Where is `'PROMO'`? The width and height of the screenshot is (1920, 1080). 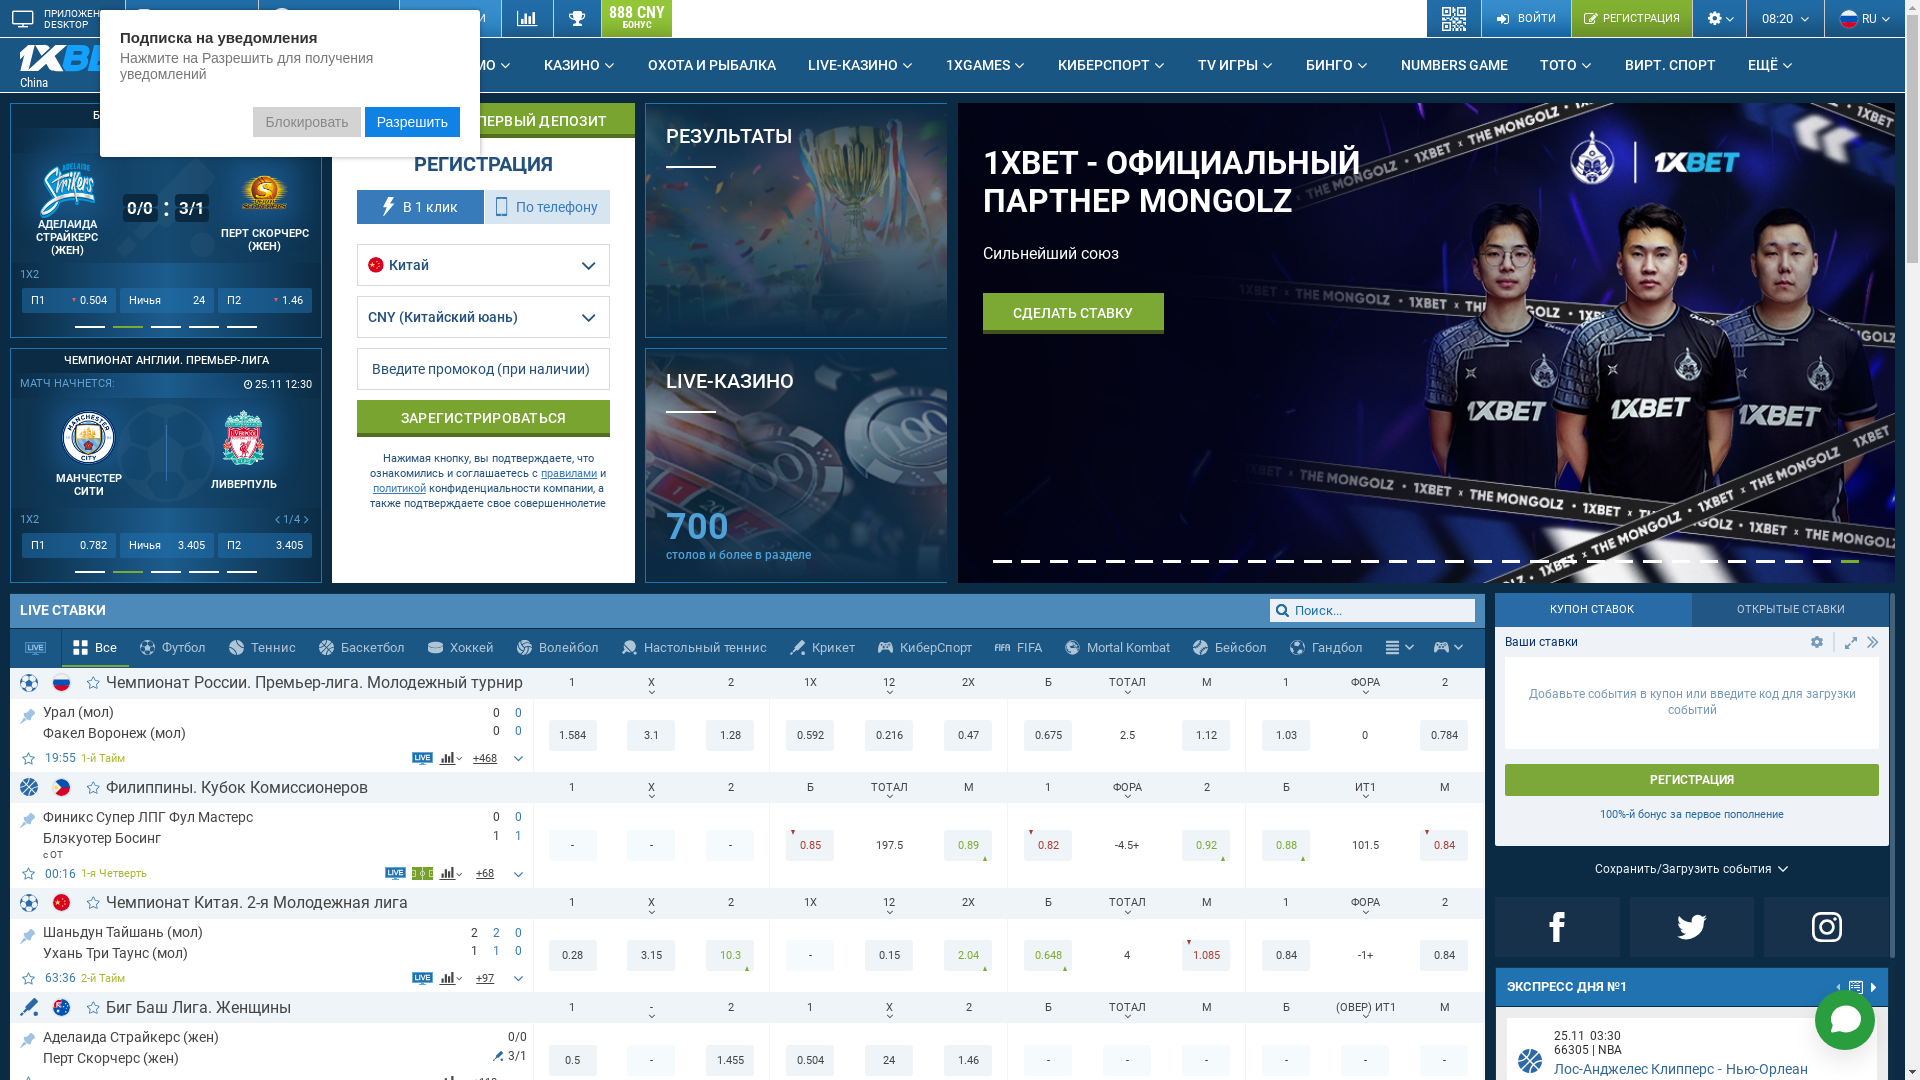 'PROMO' is located at coordinates (429, 64).